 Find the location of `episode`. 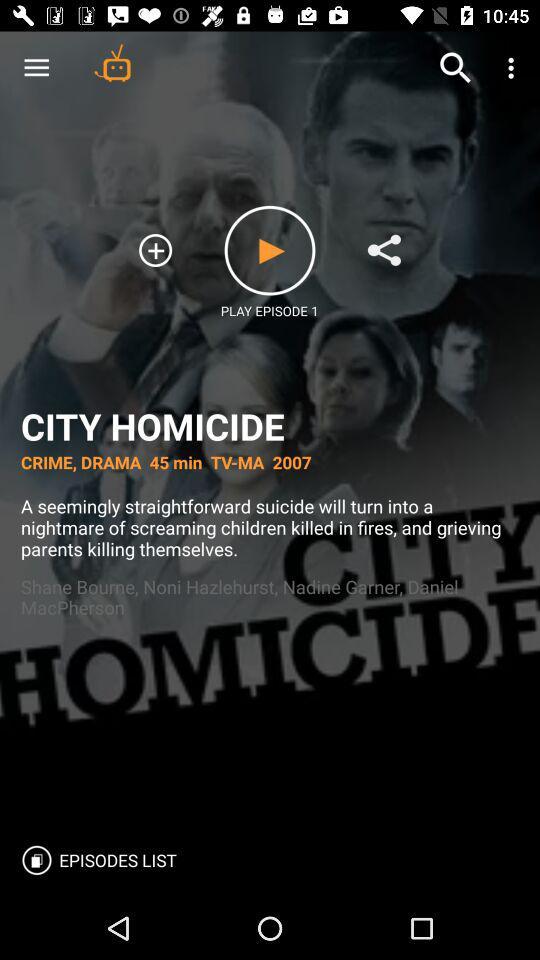

episode is located at coordinates (270, 249).